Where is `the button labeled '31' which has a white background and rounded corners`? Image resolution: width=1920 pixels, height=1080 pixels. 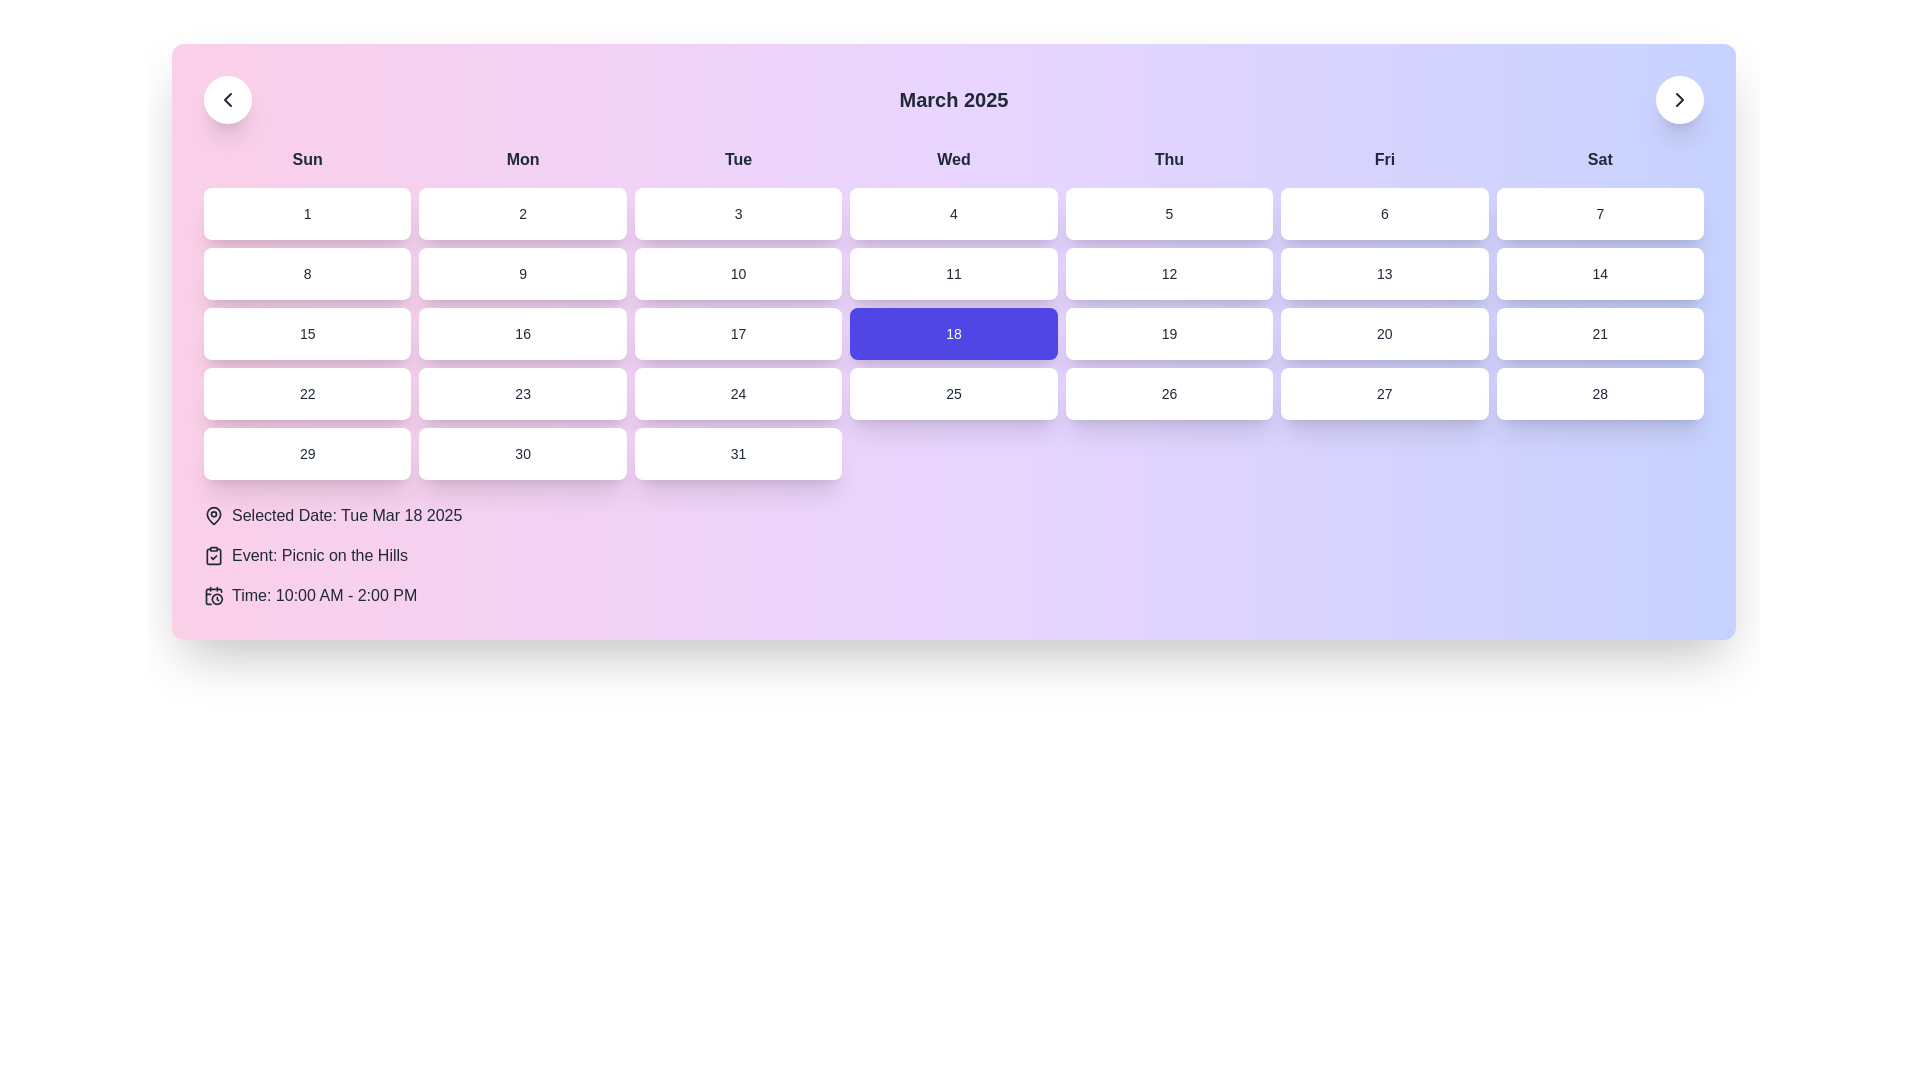
the button labeled '31' which has a white background and rounded corners is located at coordinates (737, 454).